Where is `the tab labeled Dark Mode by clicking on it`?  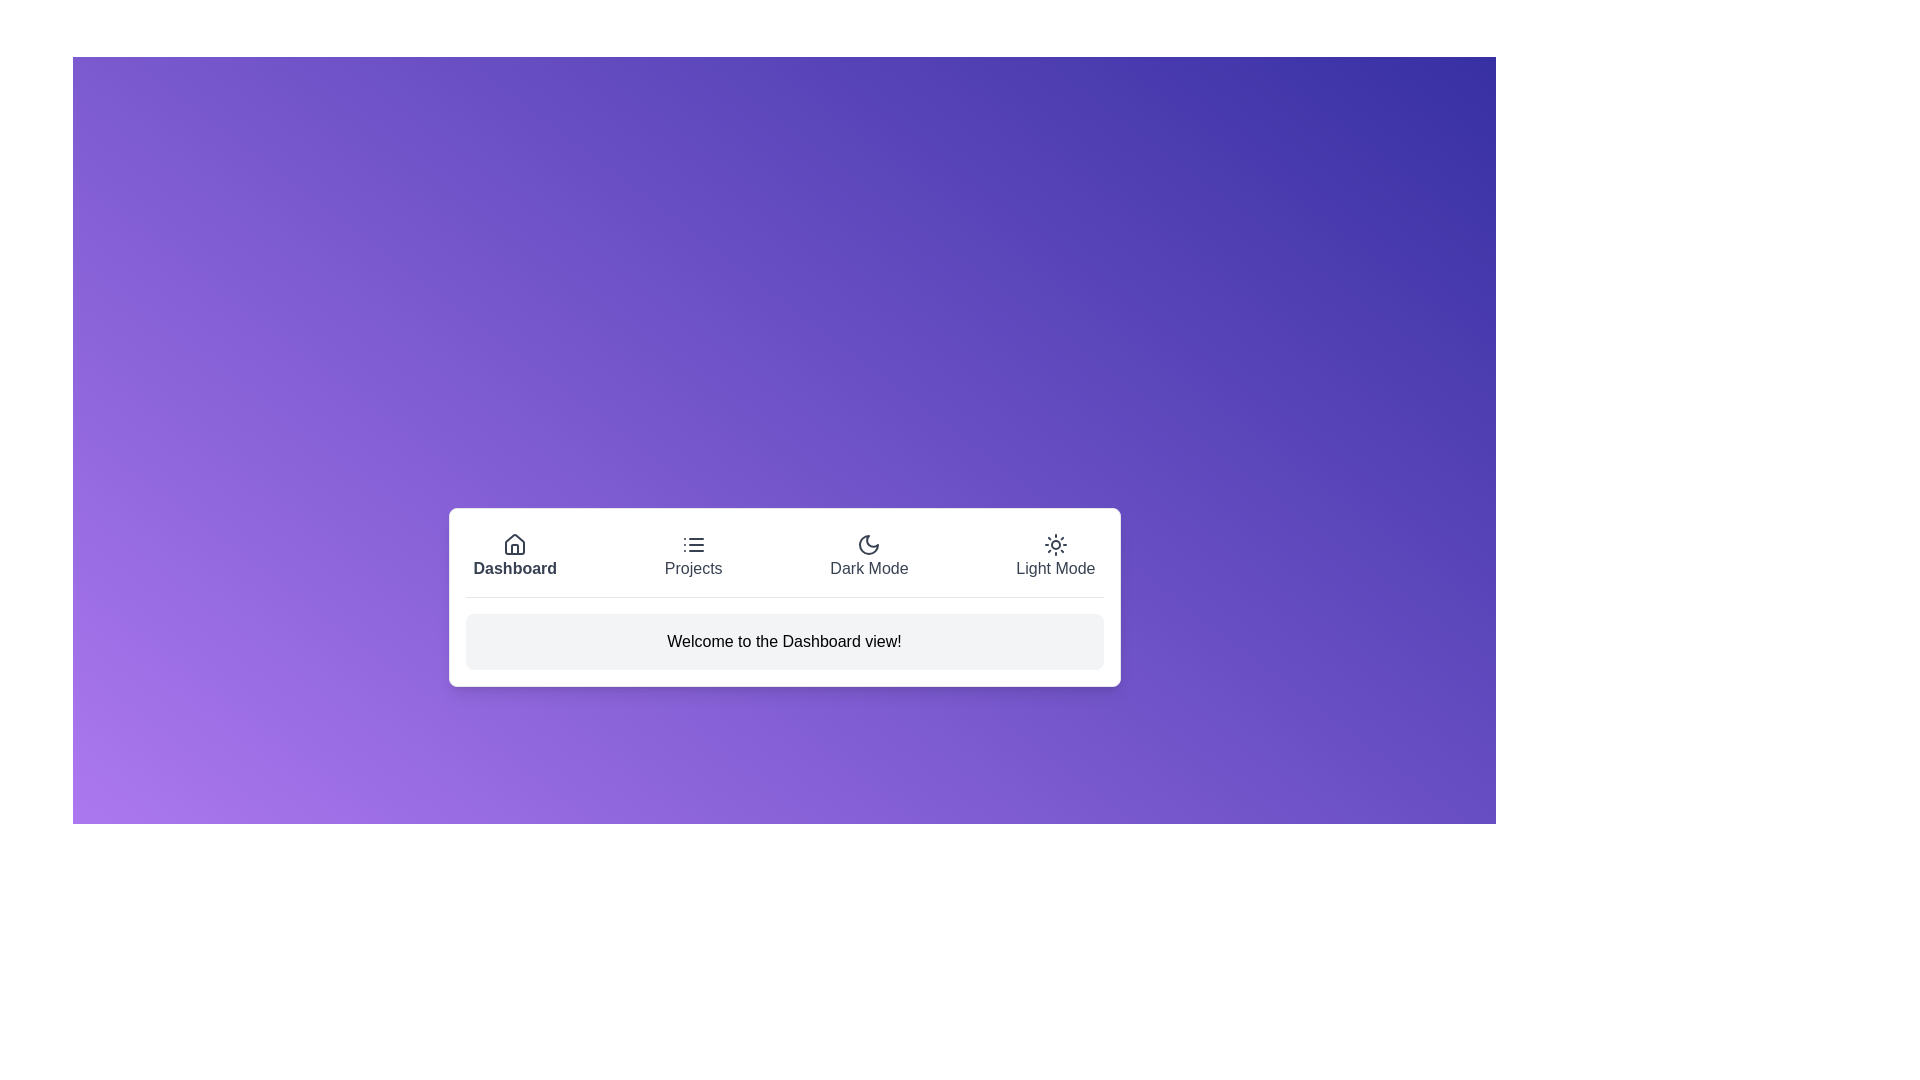
the tab labeled Dark Mode by clicking on it is located at coordinates (869, 556).